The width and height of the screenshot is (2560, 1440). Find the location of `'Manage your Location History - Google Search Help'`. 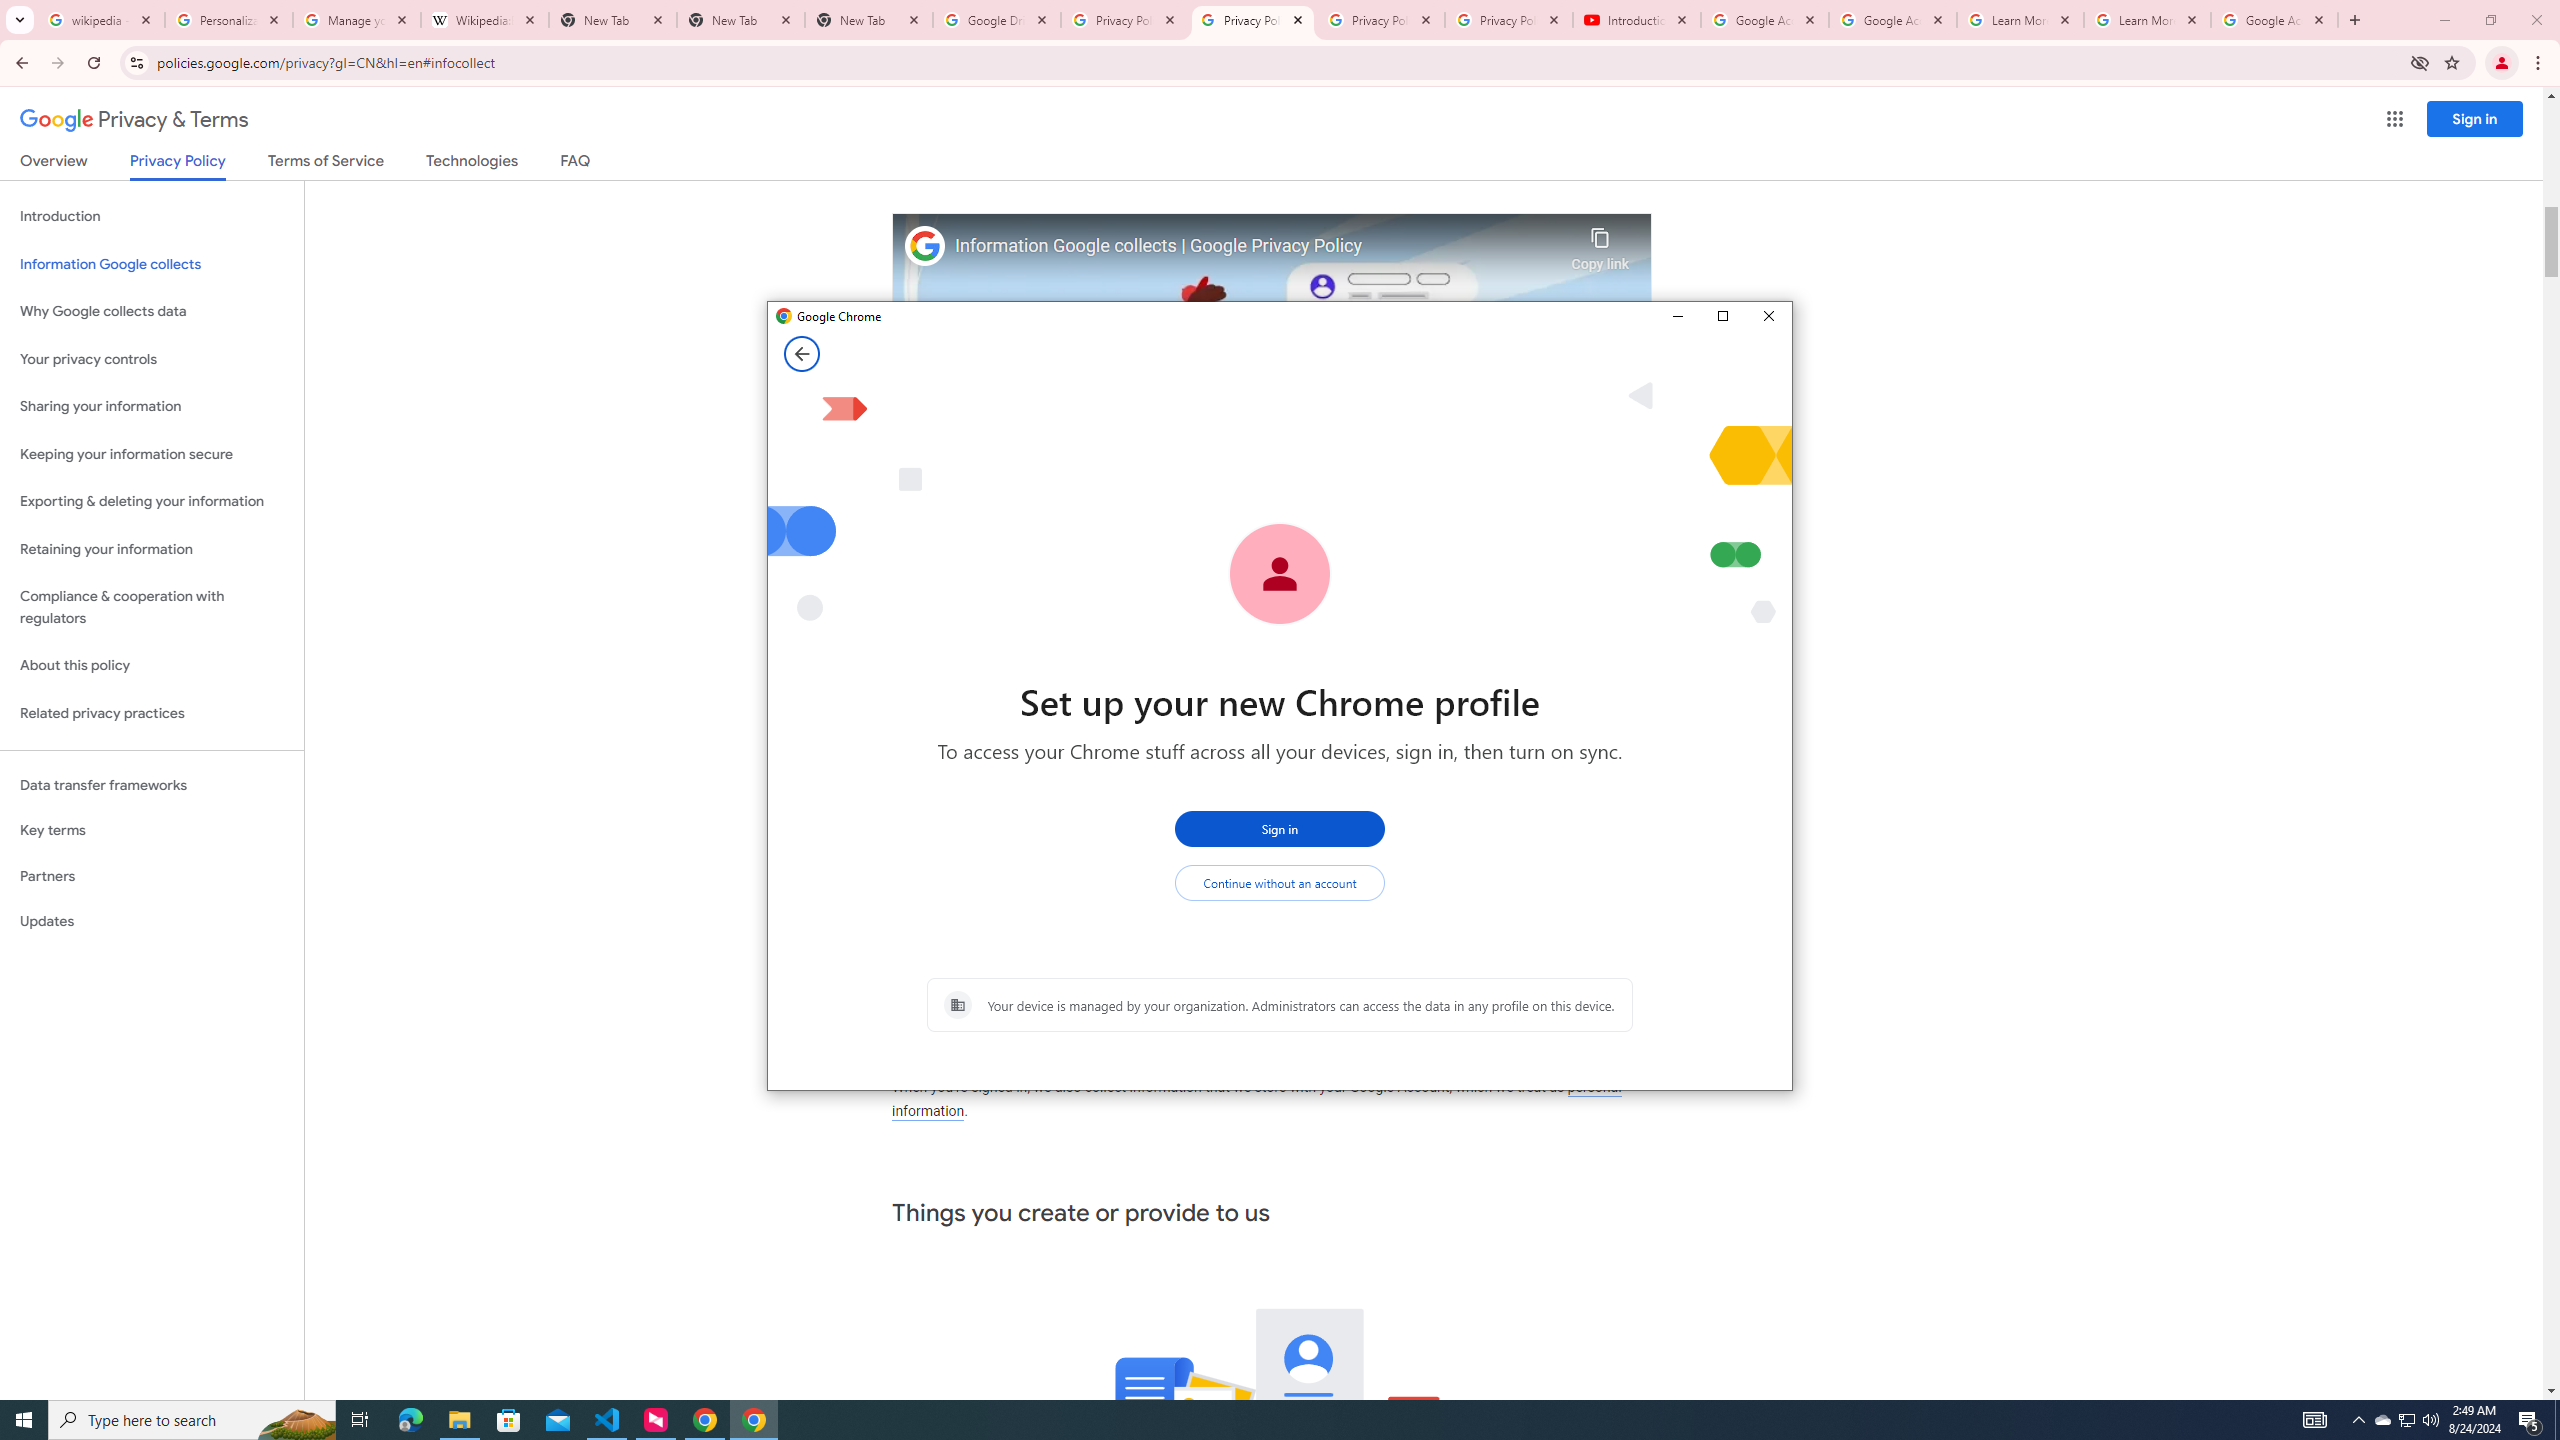

'Manage your Location History - Google Search Help' is located at coordinates (356, 19).